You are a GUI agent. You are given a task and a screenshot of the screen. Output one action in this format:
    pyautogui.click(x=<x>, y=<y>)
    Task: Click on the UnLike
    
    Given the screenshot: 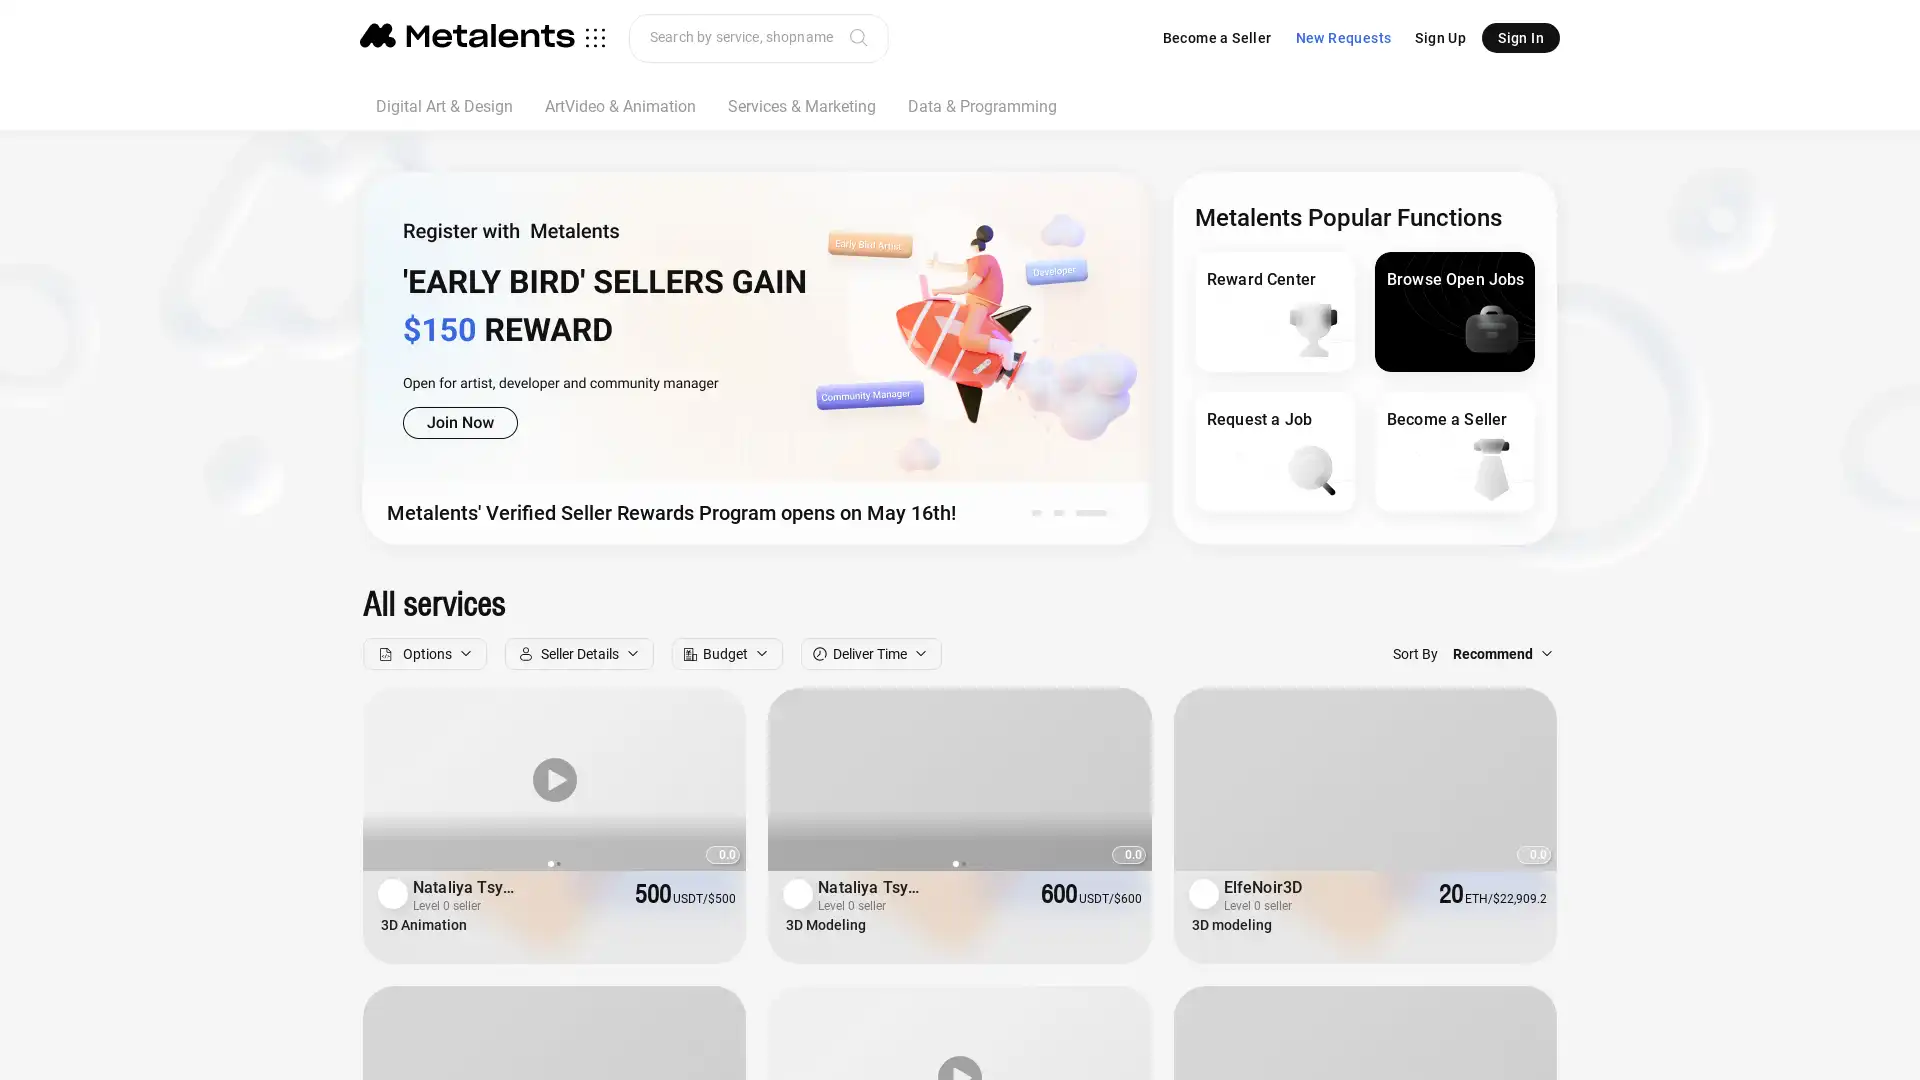 What is the action you would take?
    pyautogui.click(x=1126, y=929)
    